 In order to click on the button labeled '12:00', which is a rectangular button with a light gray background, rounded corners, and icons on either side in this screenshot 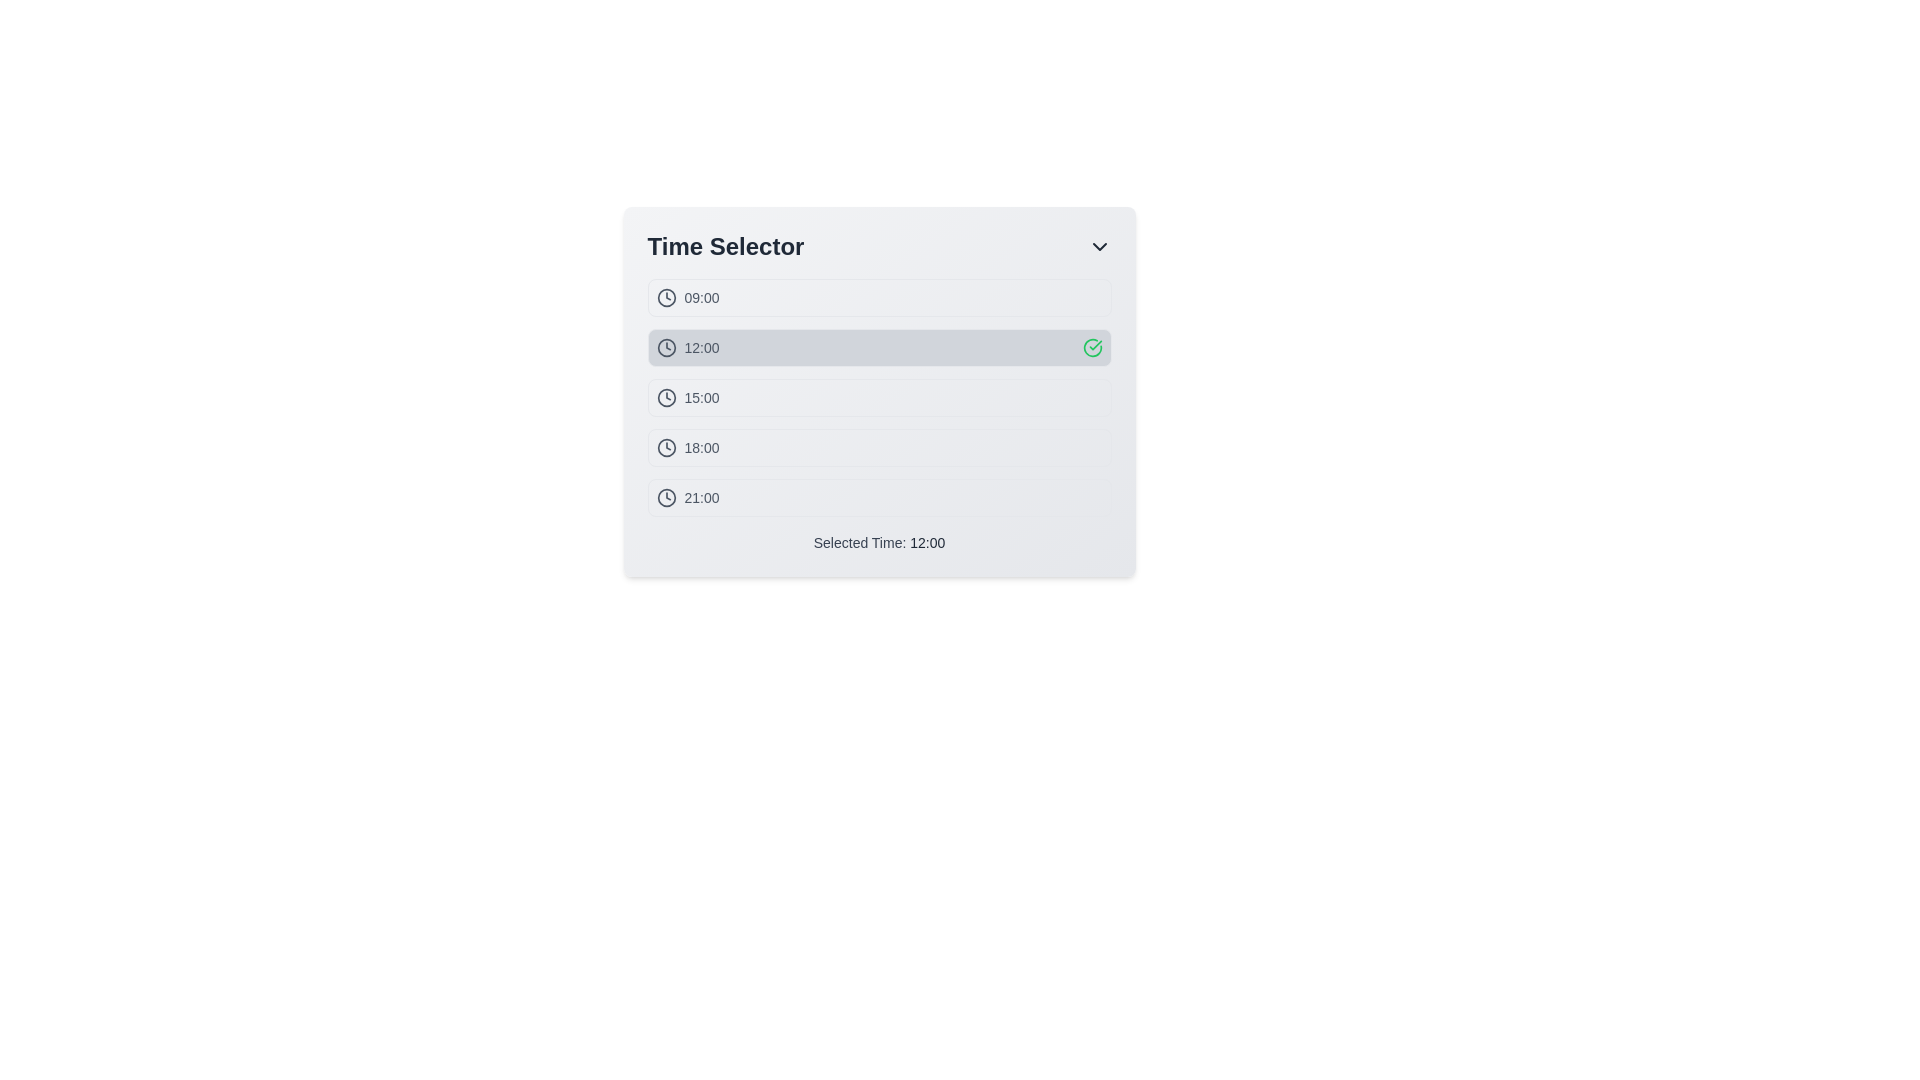, I will do `click(879, 346)`.